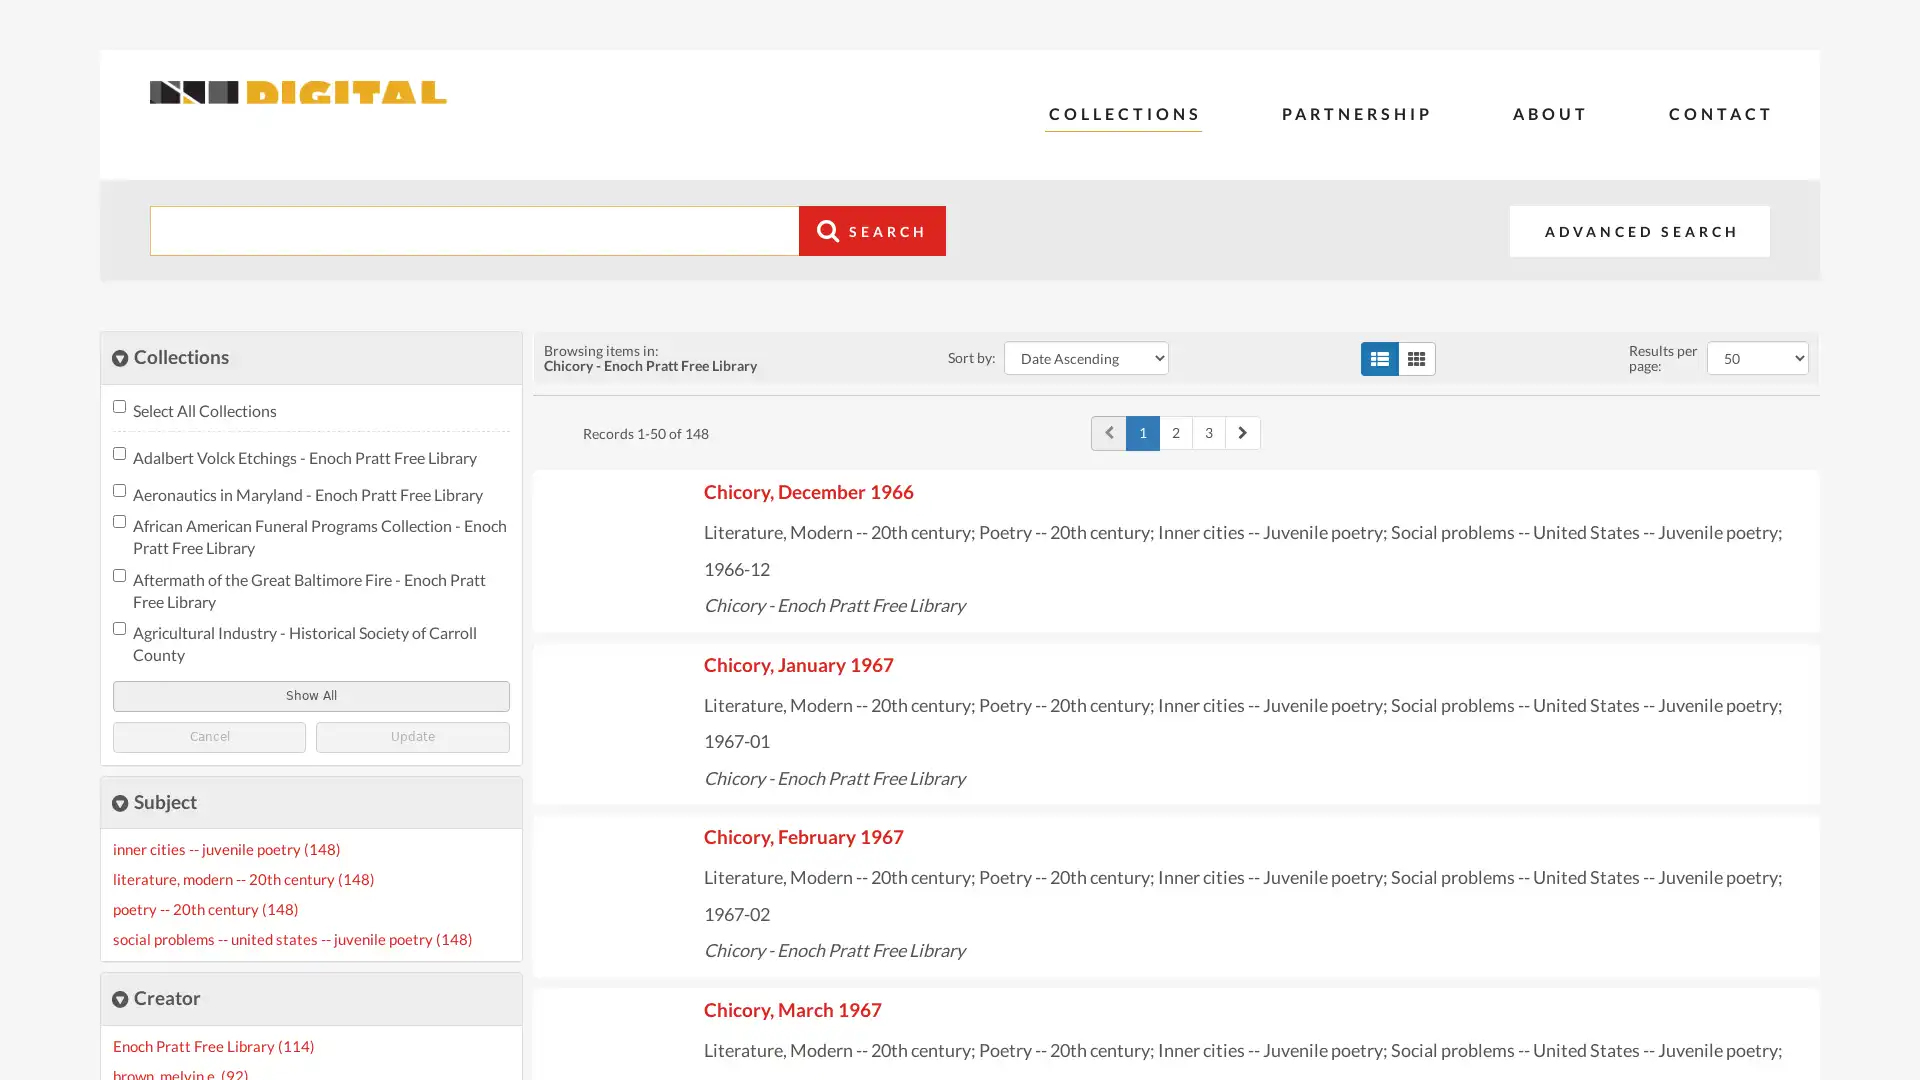  What do you see at coordinates (411, 736) in the screenshot?
I see `Update` at bounding box center [411, 736].